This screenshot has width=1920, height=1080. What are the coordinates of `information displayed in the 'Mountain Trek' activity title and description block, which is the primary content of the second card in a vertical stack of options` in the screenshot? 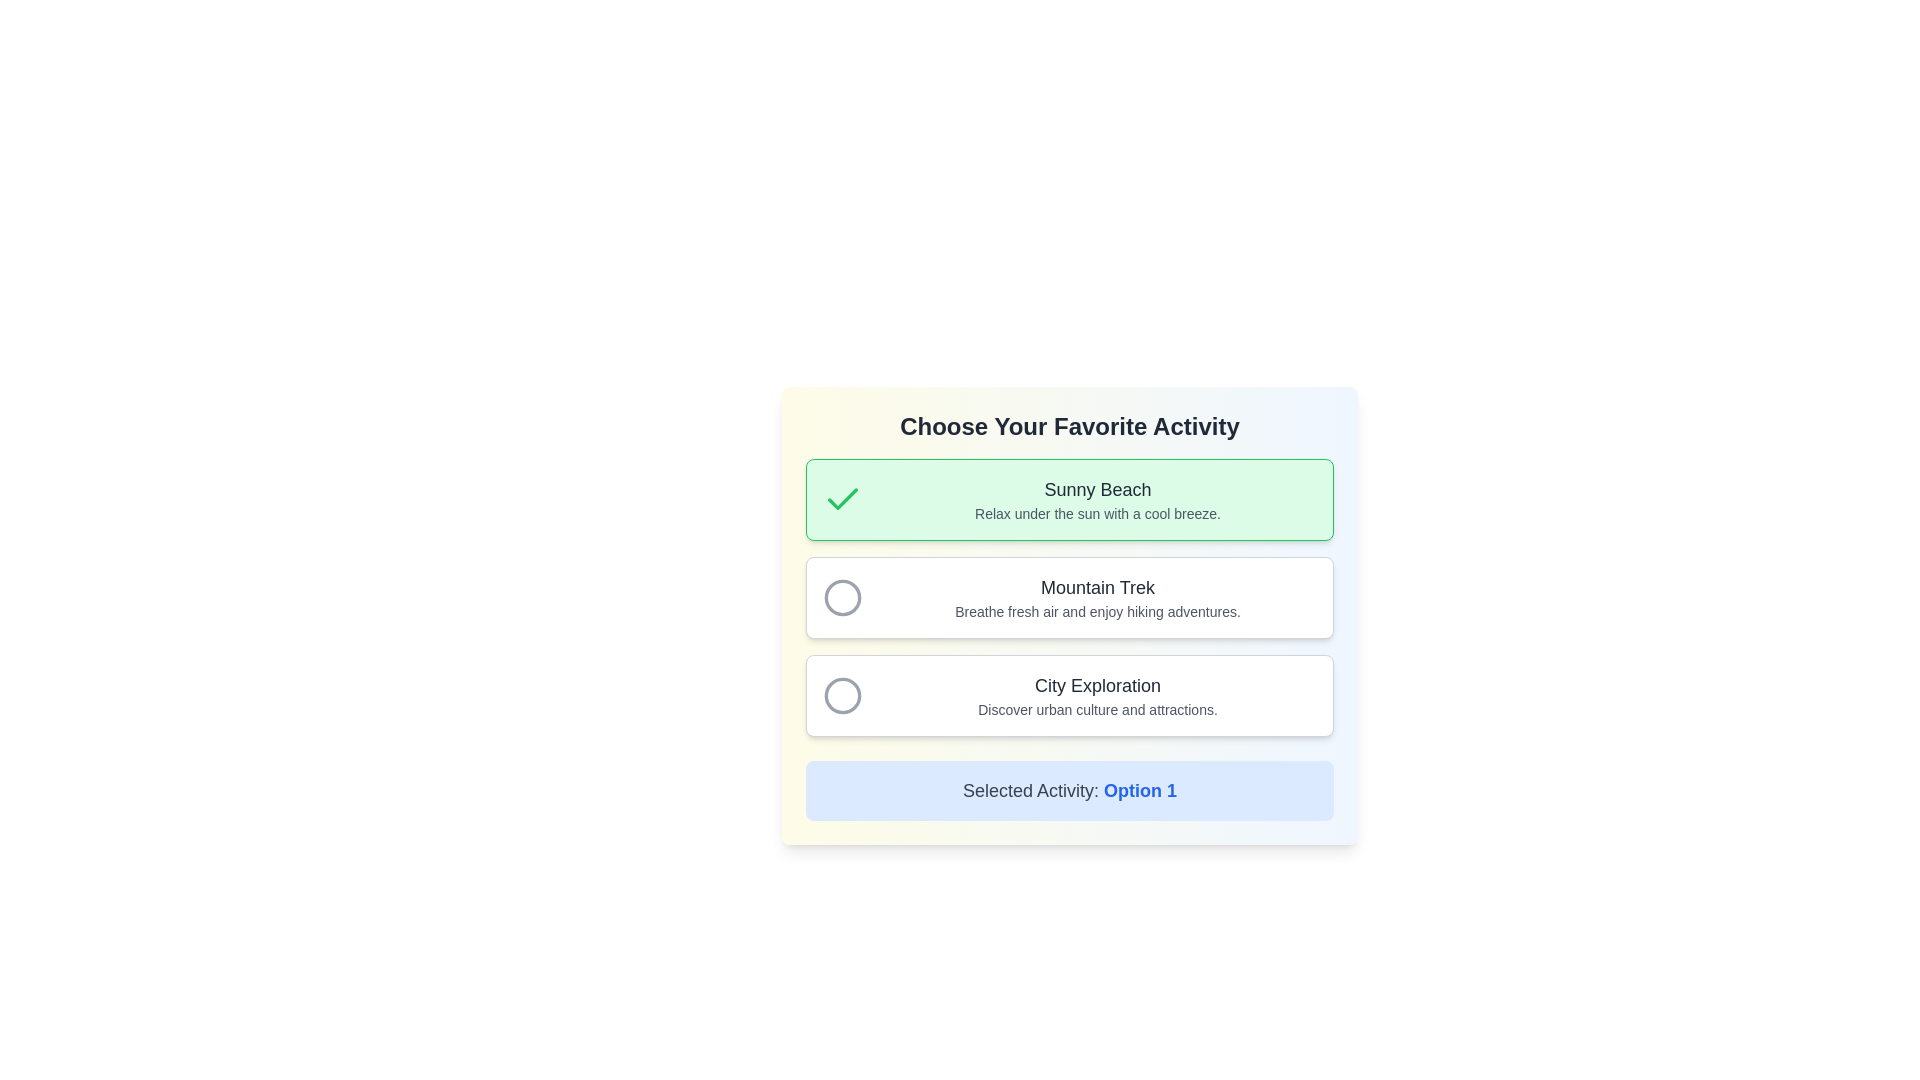 It's located at (1097, 596).